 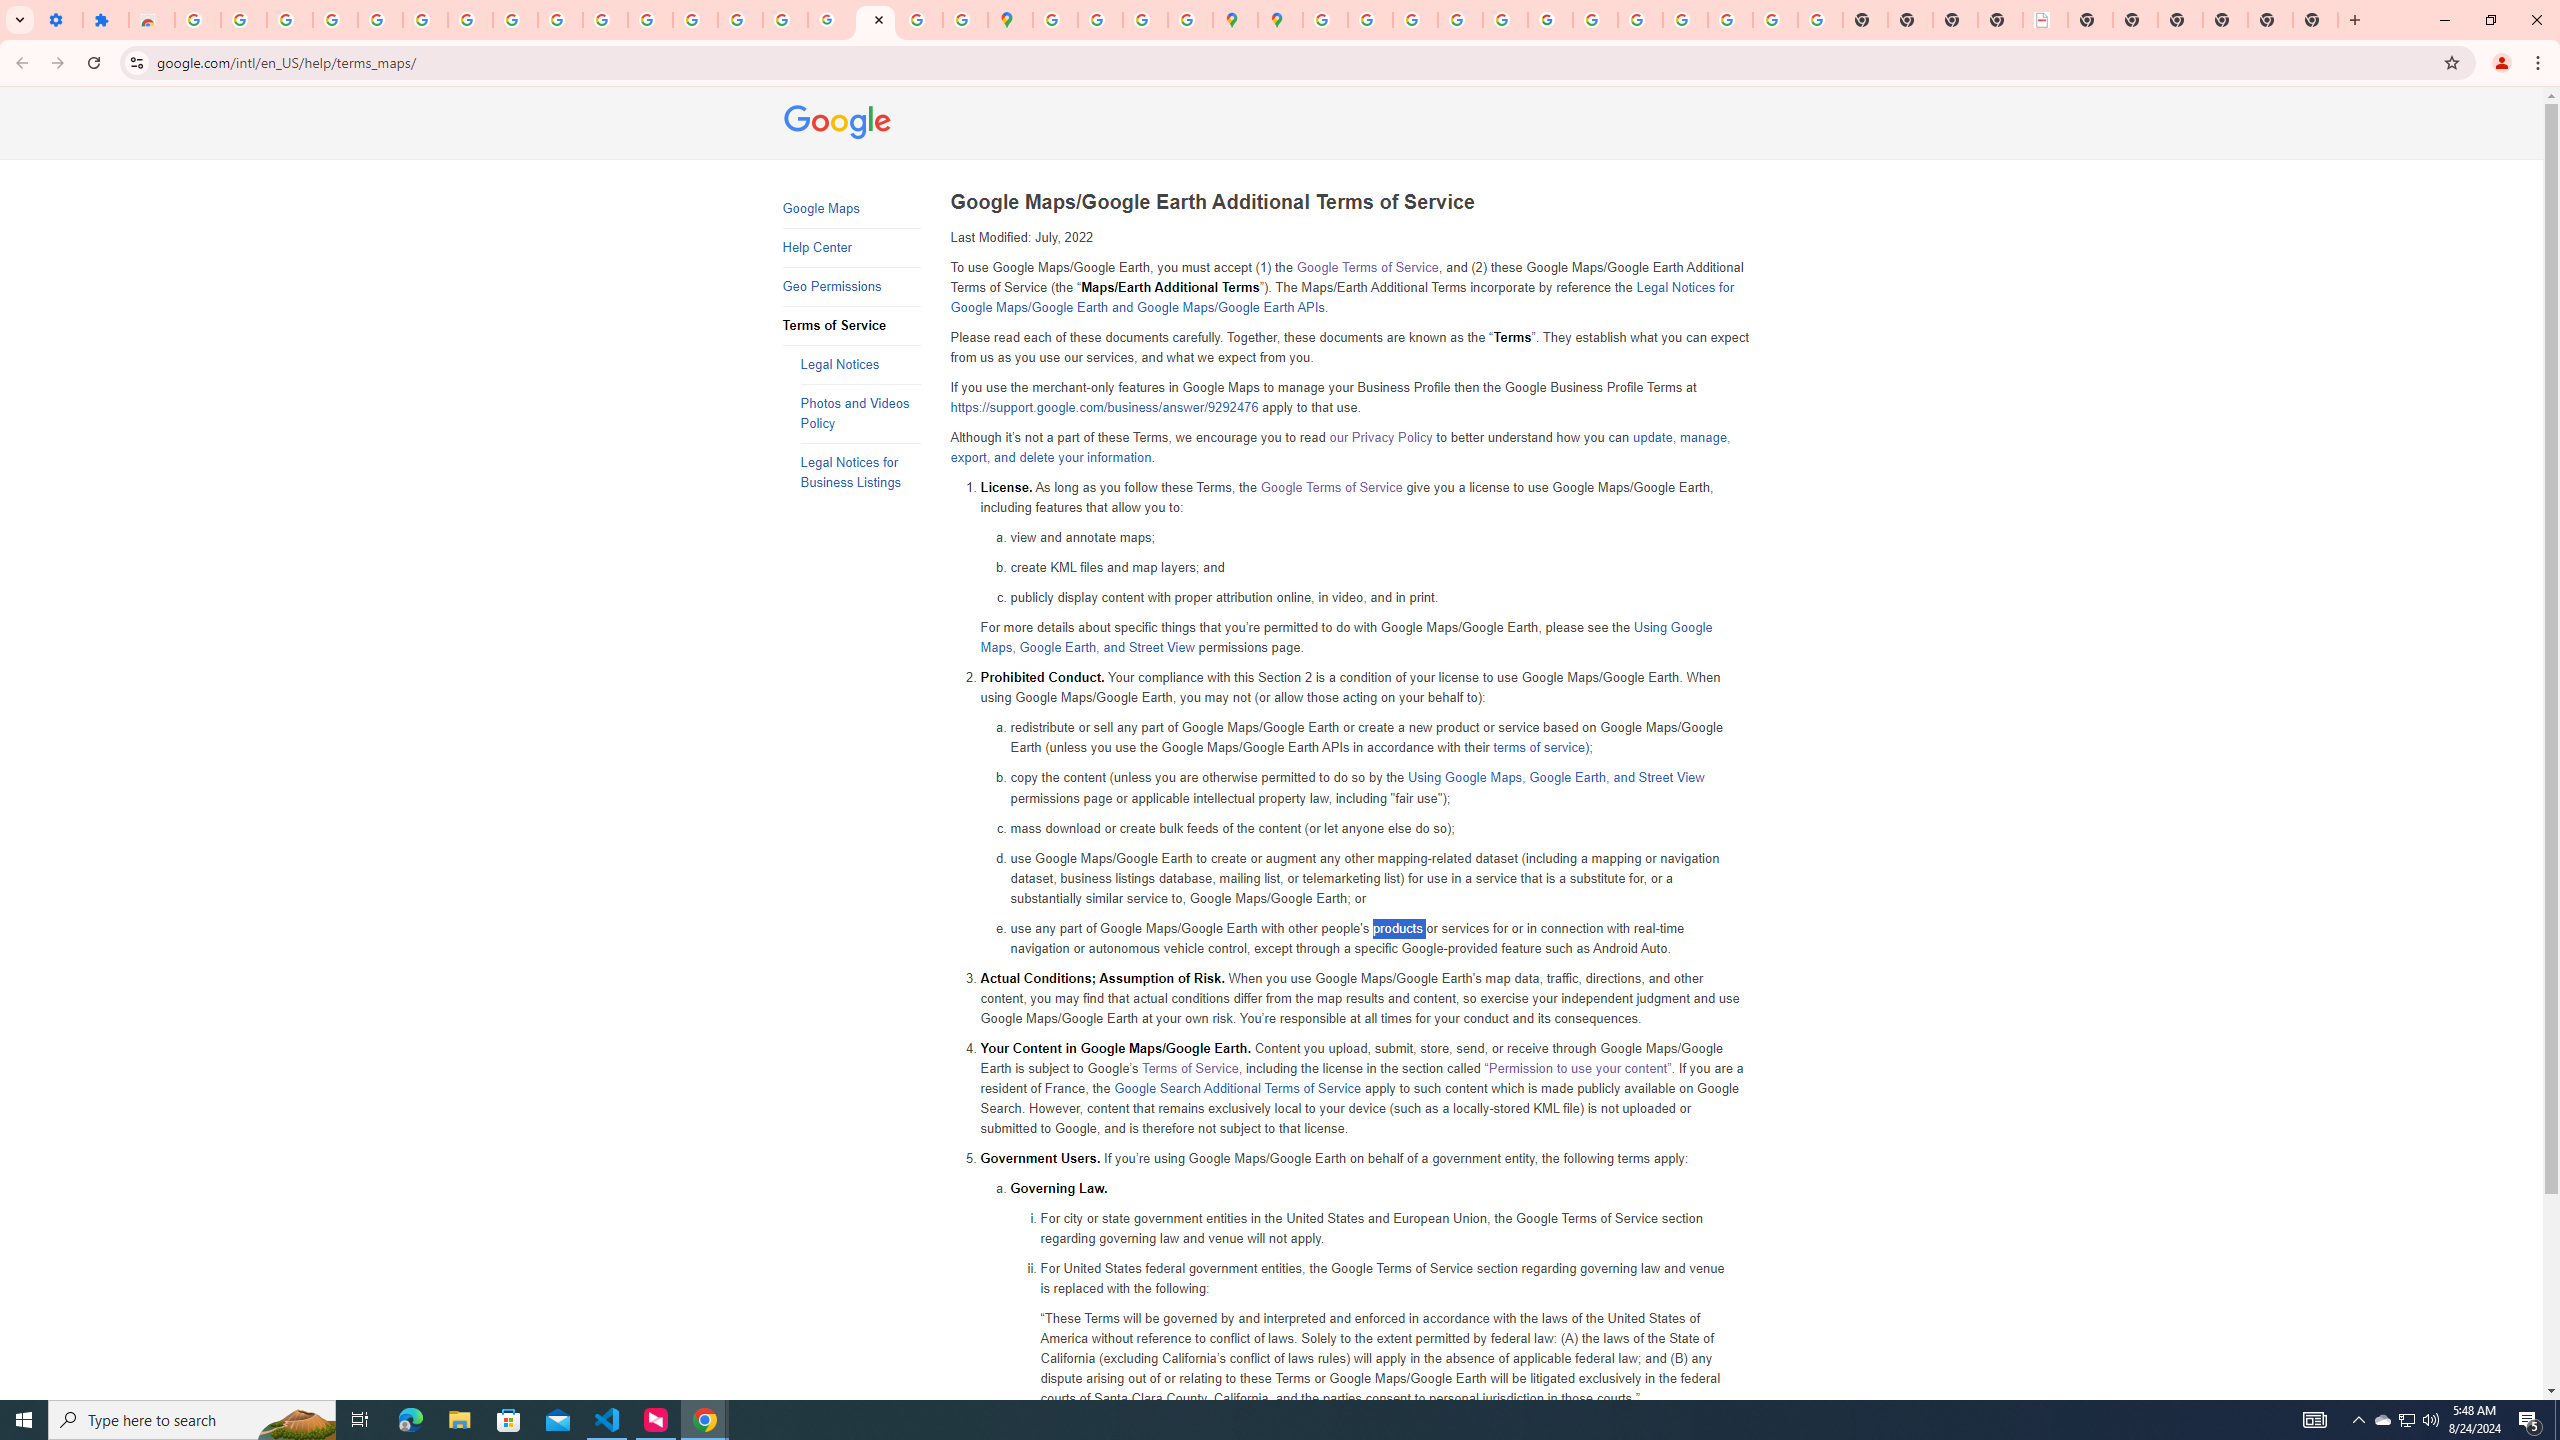 I want to click on 'New Tab', so click(x=2315, y=19).